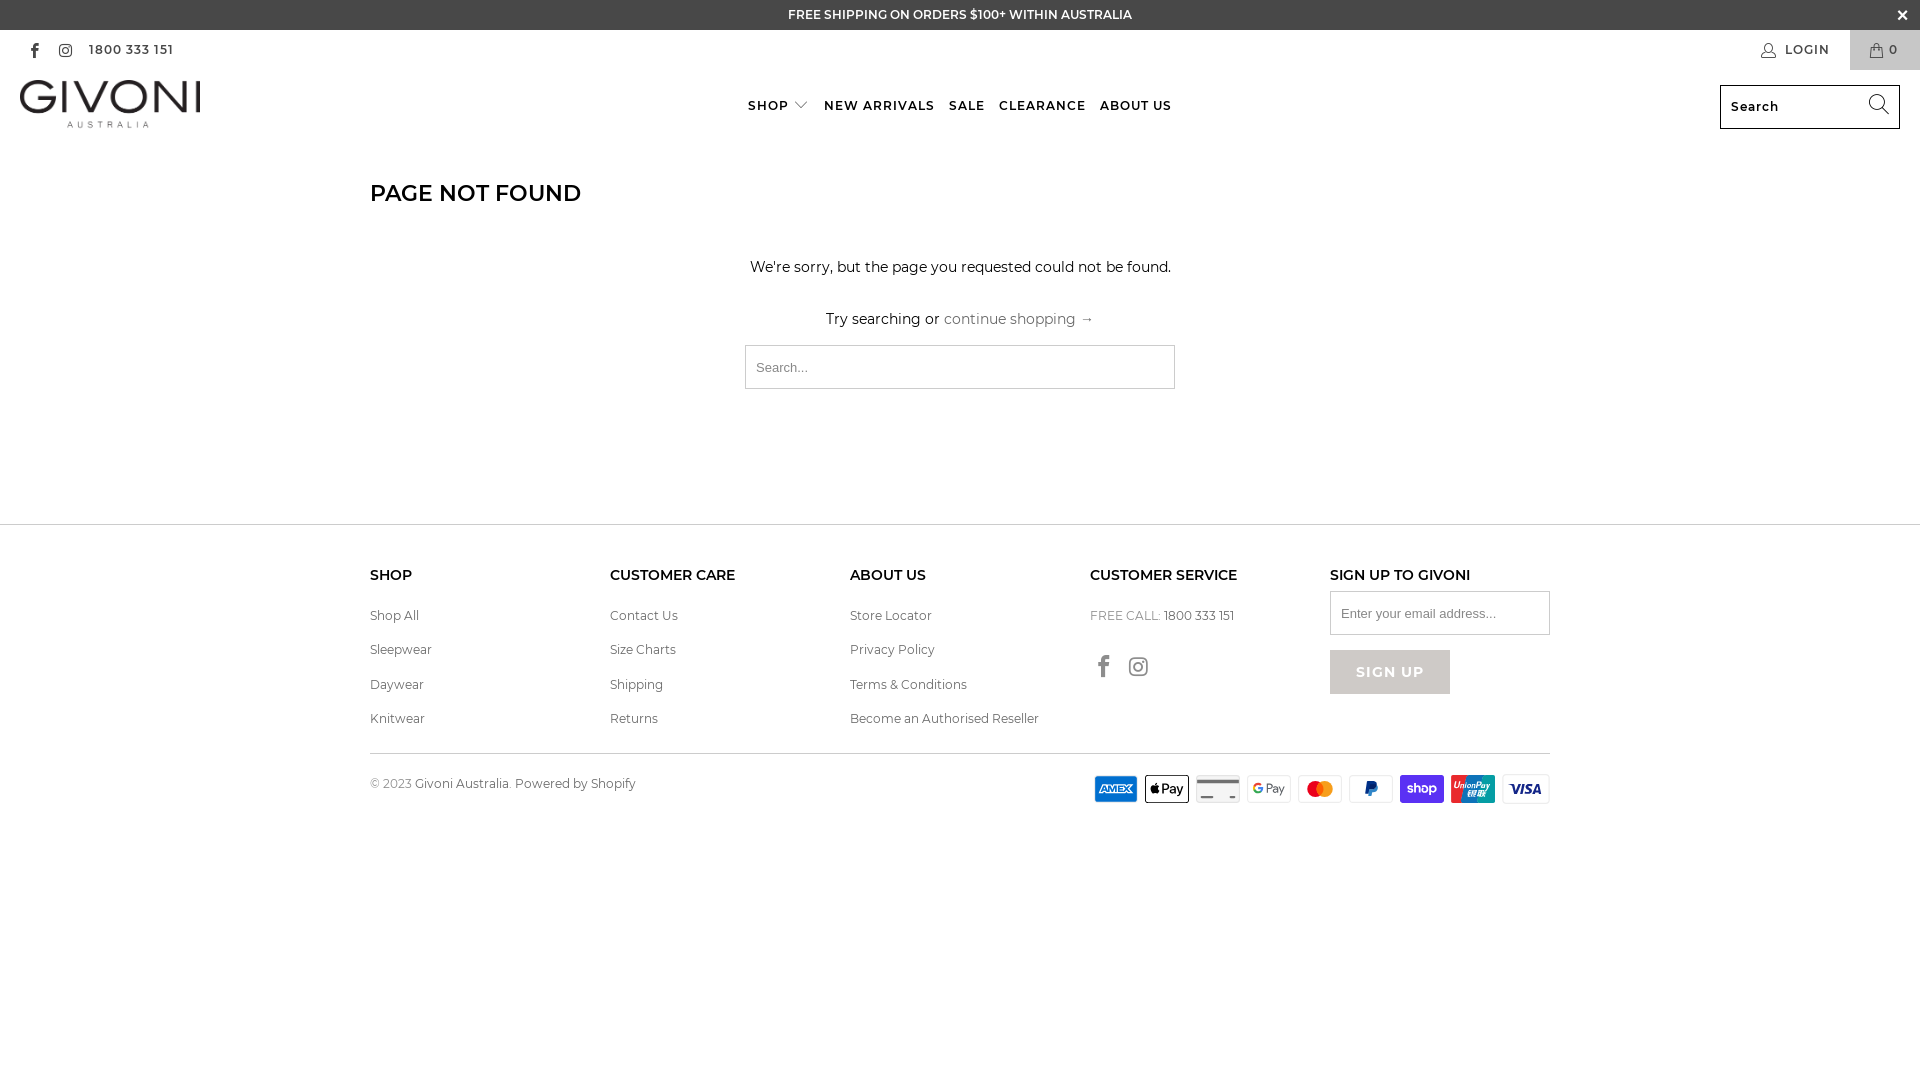  I want to click on 'SHOP', so click(747, 106).